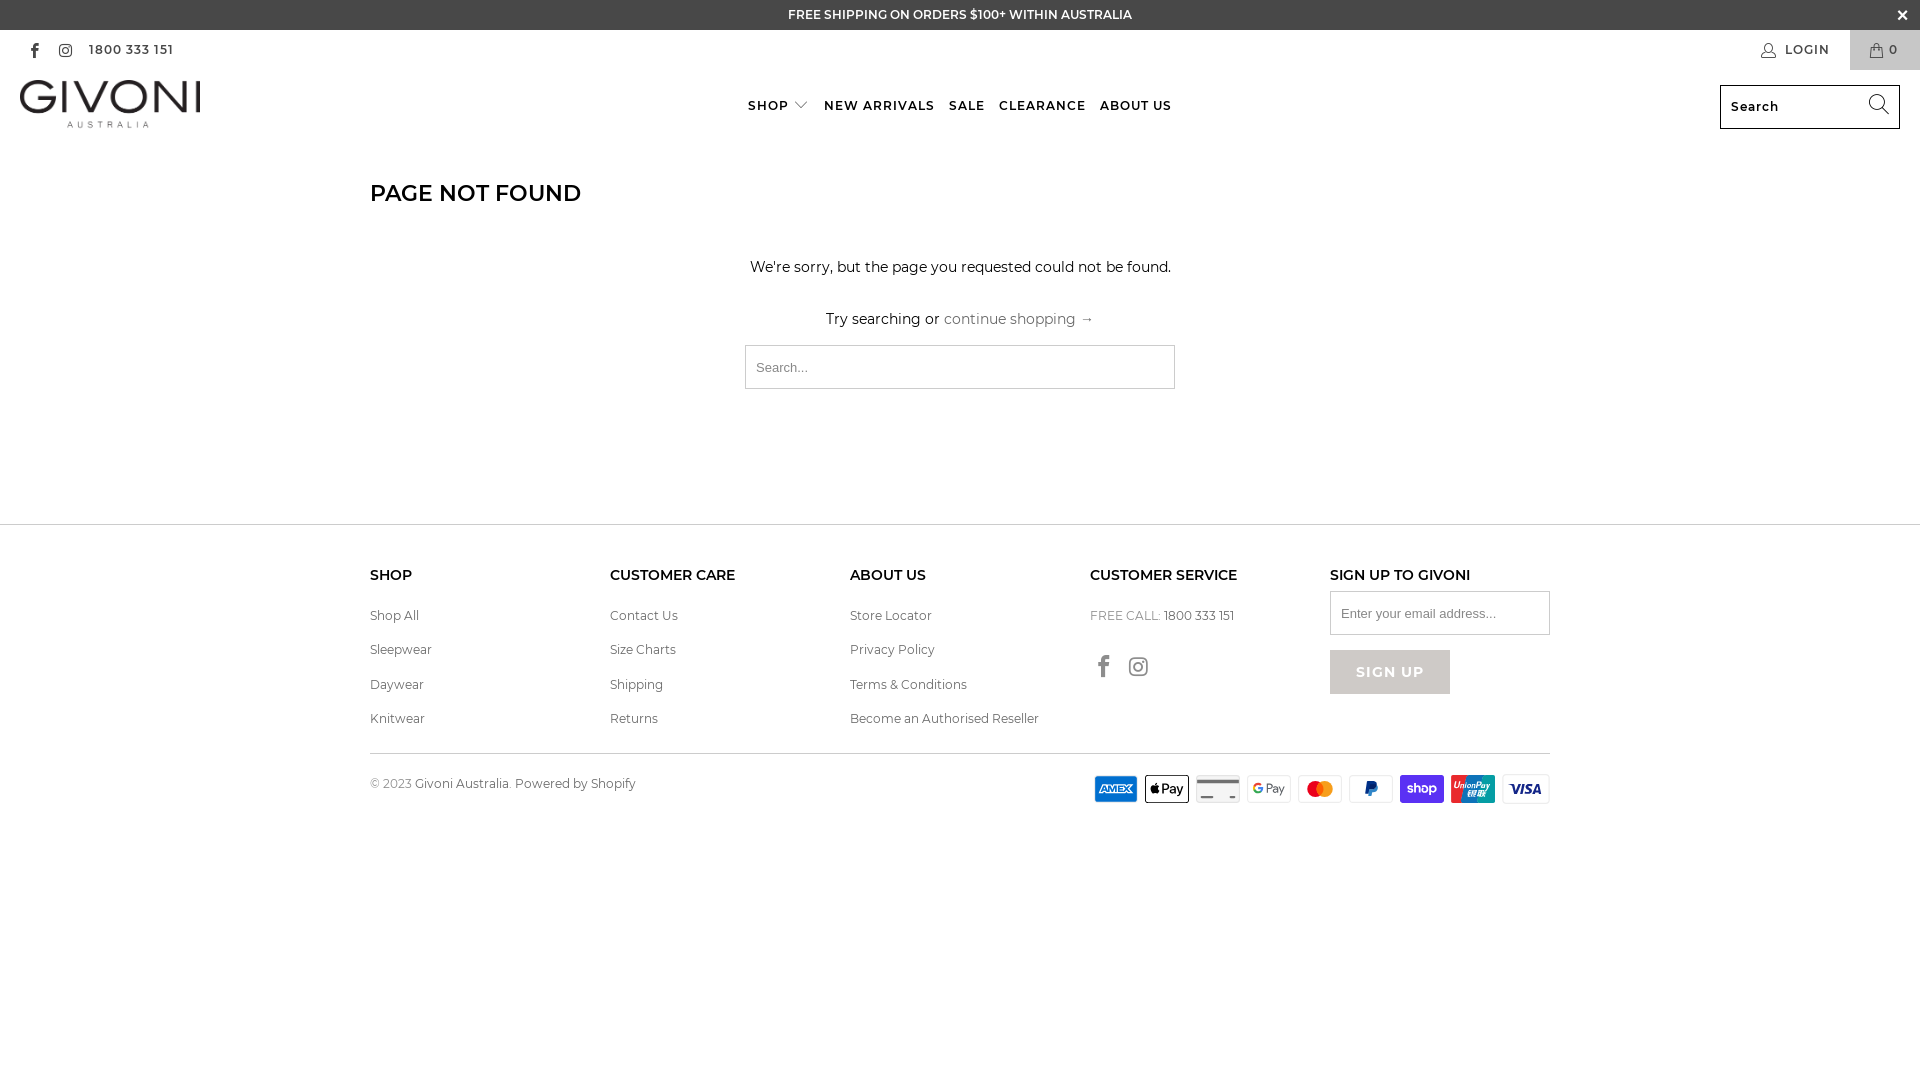  I want to click on 'SHOP', so click(747, 106).